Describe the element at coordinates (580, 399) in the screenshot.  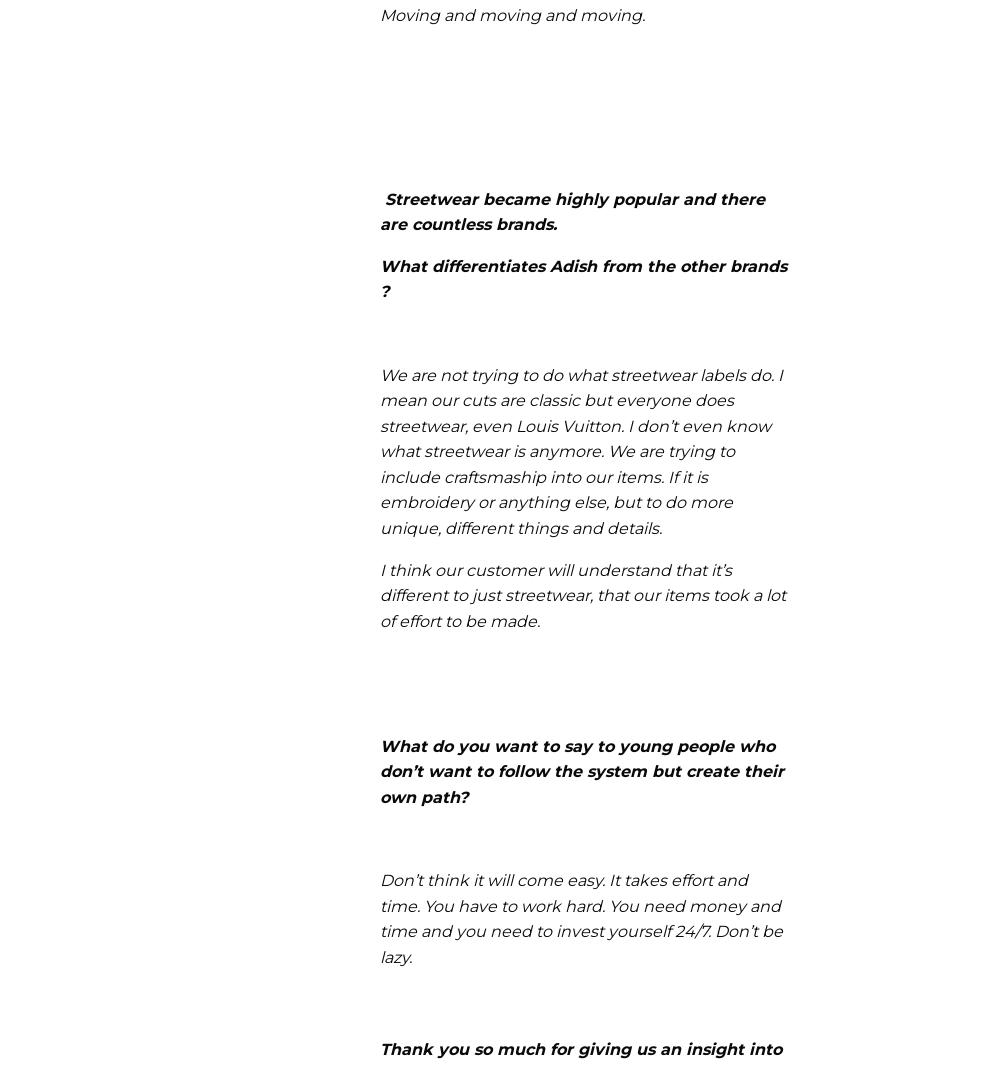
I see `'I mean our cuts are classic but everyone does streetwear, even Louis Vuitton.'` at that location.